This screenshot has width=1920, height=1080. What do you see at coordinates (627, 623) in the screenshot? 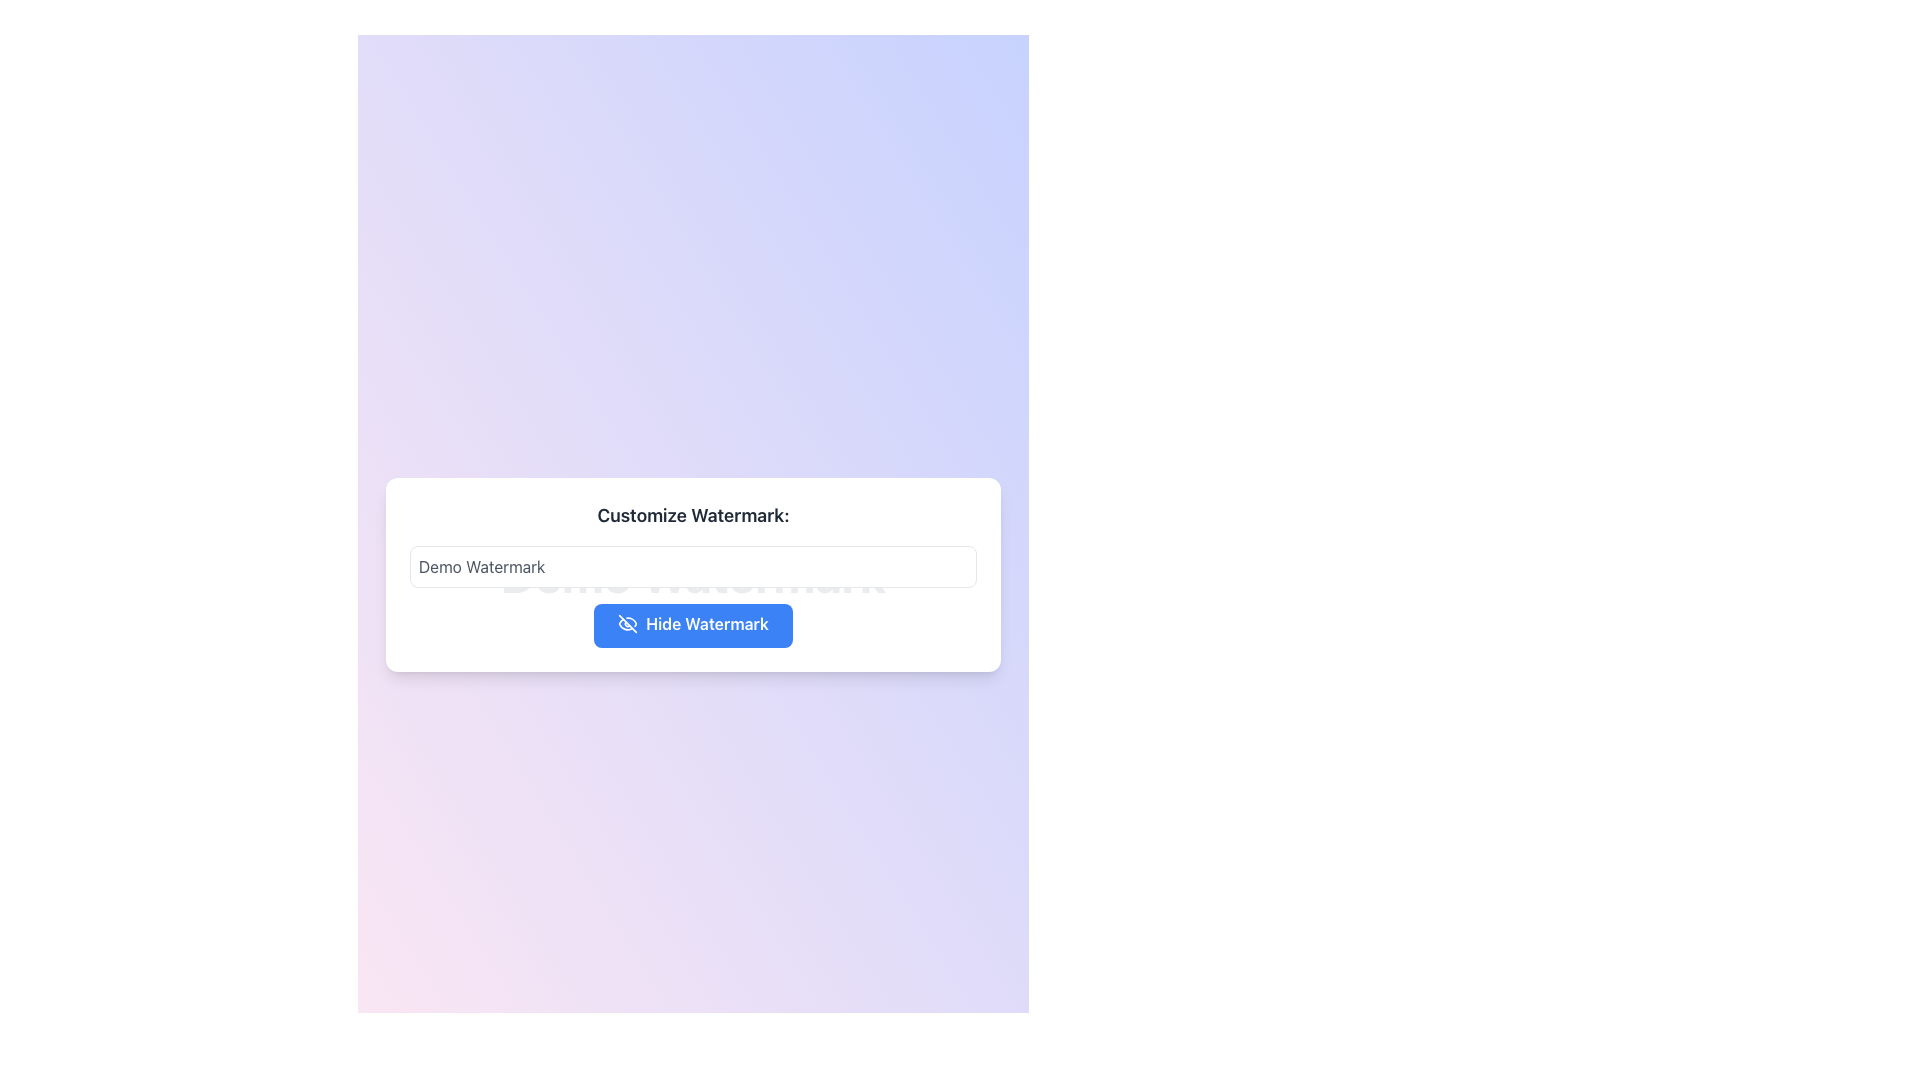
I see `the diagonal cross icon representing the 'hide' or 'disable' action, located to the left of the 'Hide Watermark' text label` at bounding box center [627, 623].